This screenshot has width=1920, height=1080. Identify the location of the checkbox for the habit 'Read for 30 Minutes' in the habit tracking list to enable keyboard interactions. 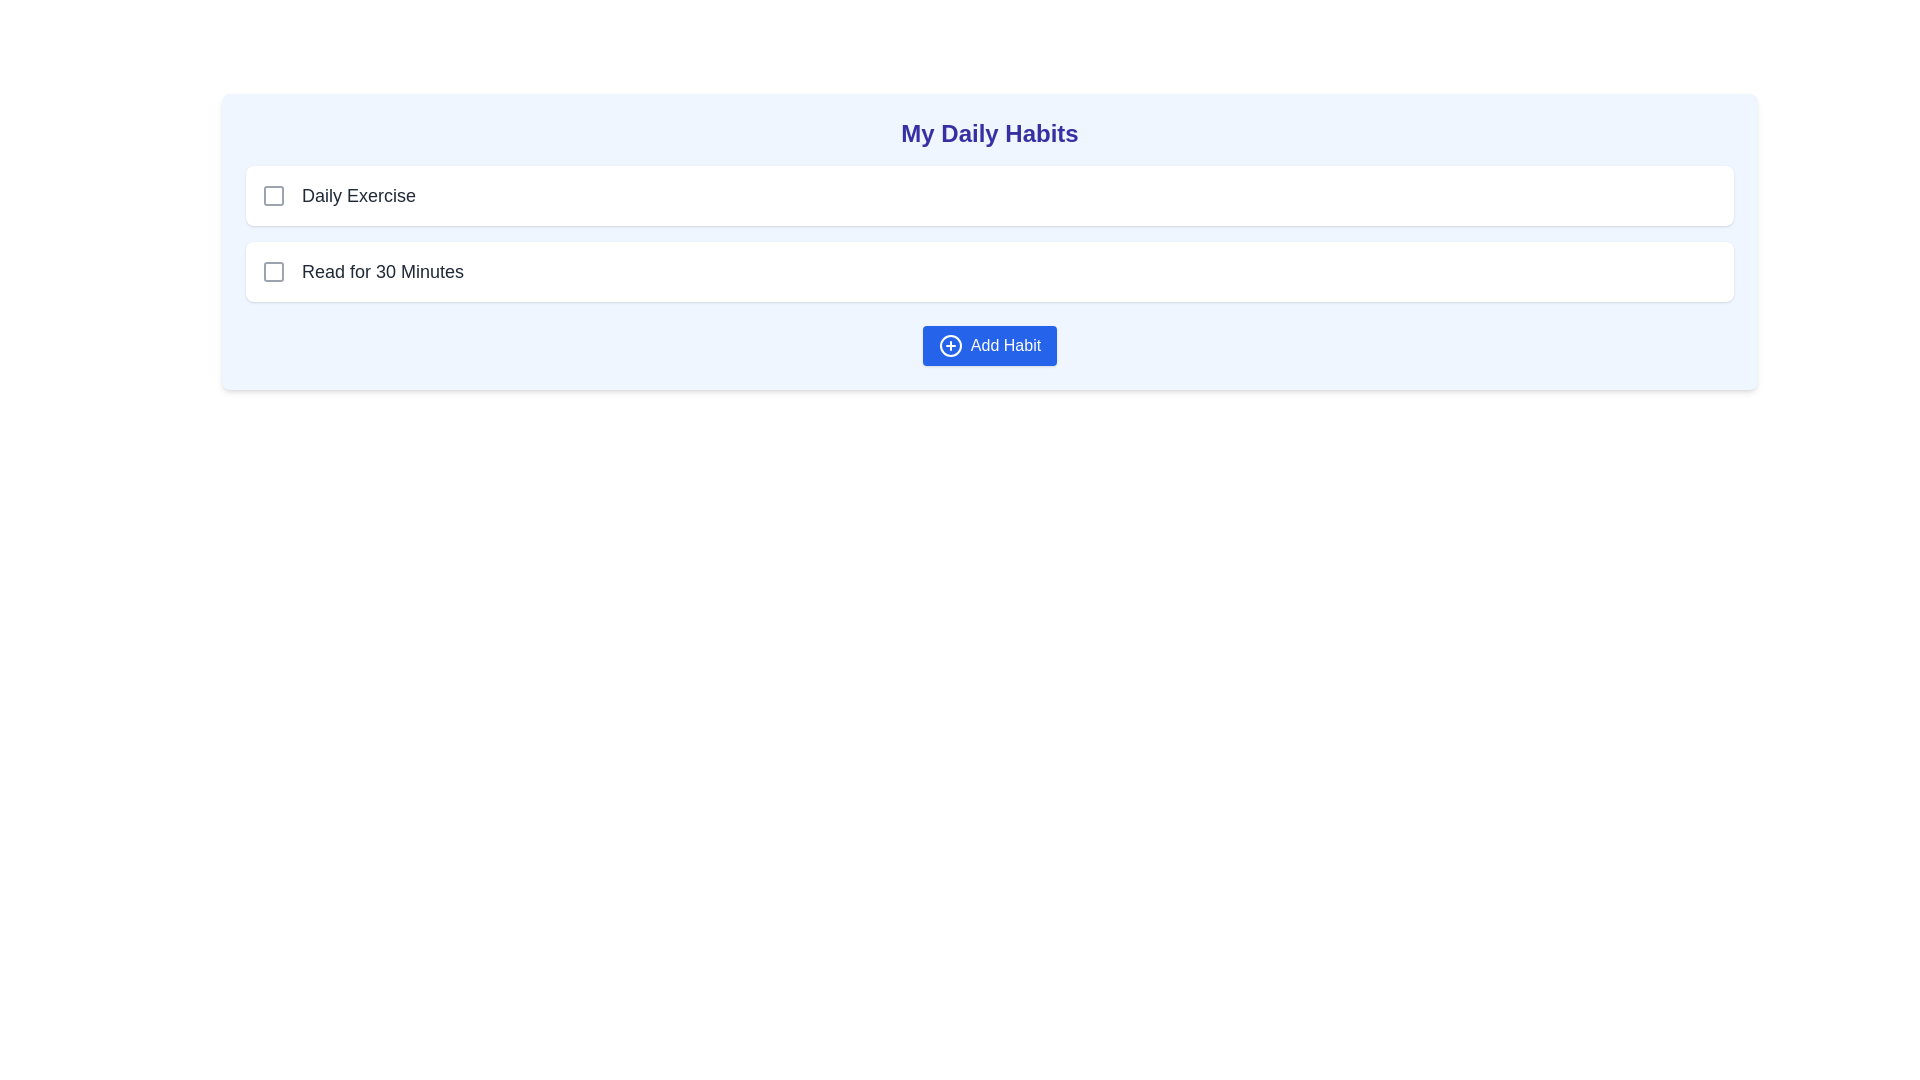
(989, 272).